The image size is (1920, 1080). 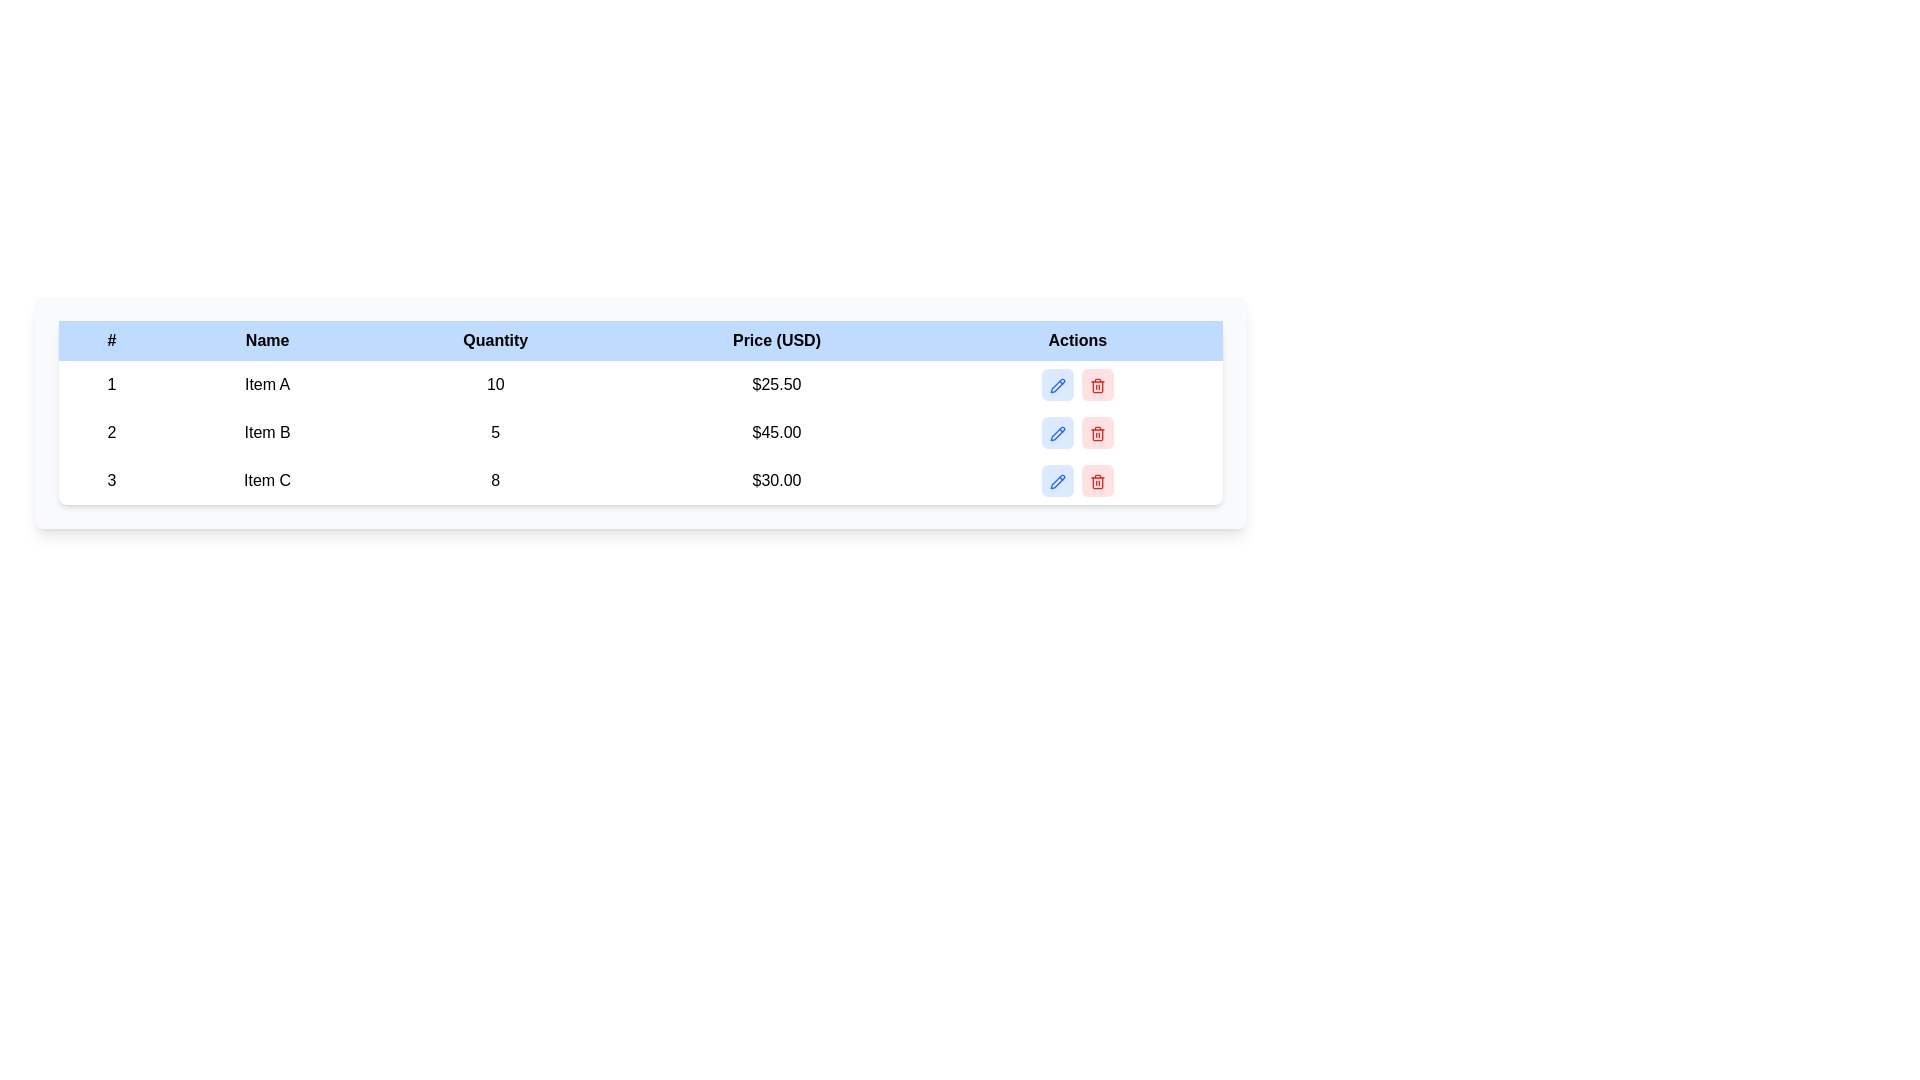 What do you see at coordinates (495, 481) in the screenshot?
I see `the Text label displaying the quantity of 'Item C' in the table, located in the 'Quantity' column between the Name 'Item C' and the Price '$30.00'` at bounding box center [495, 481].